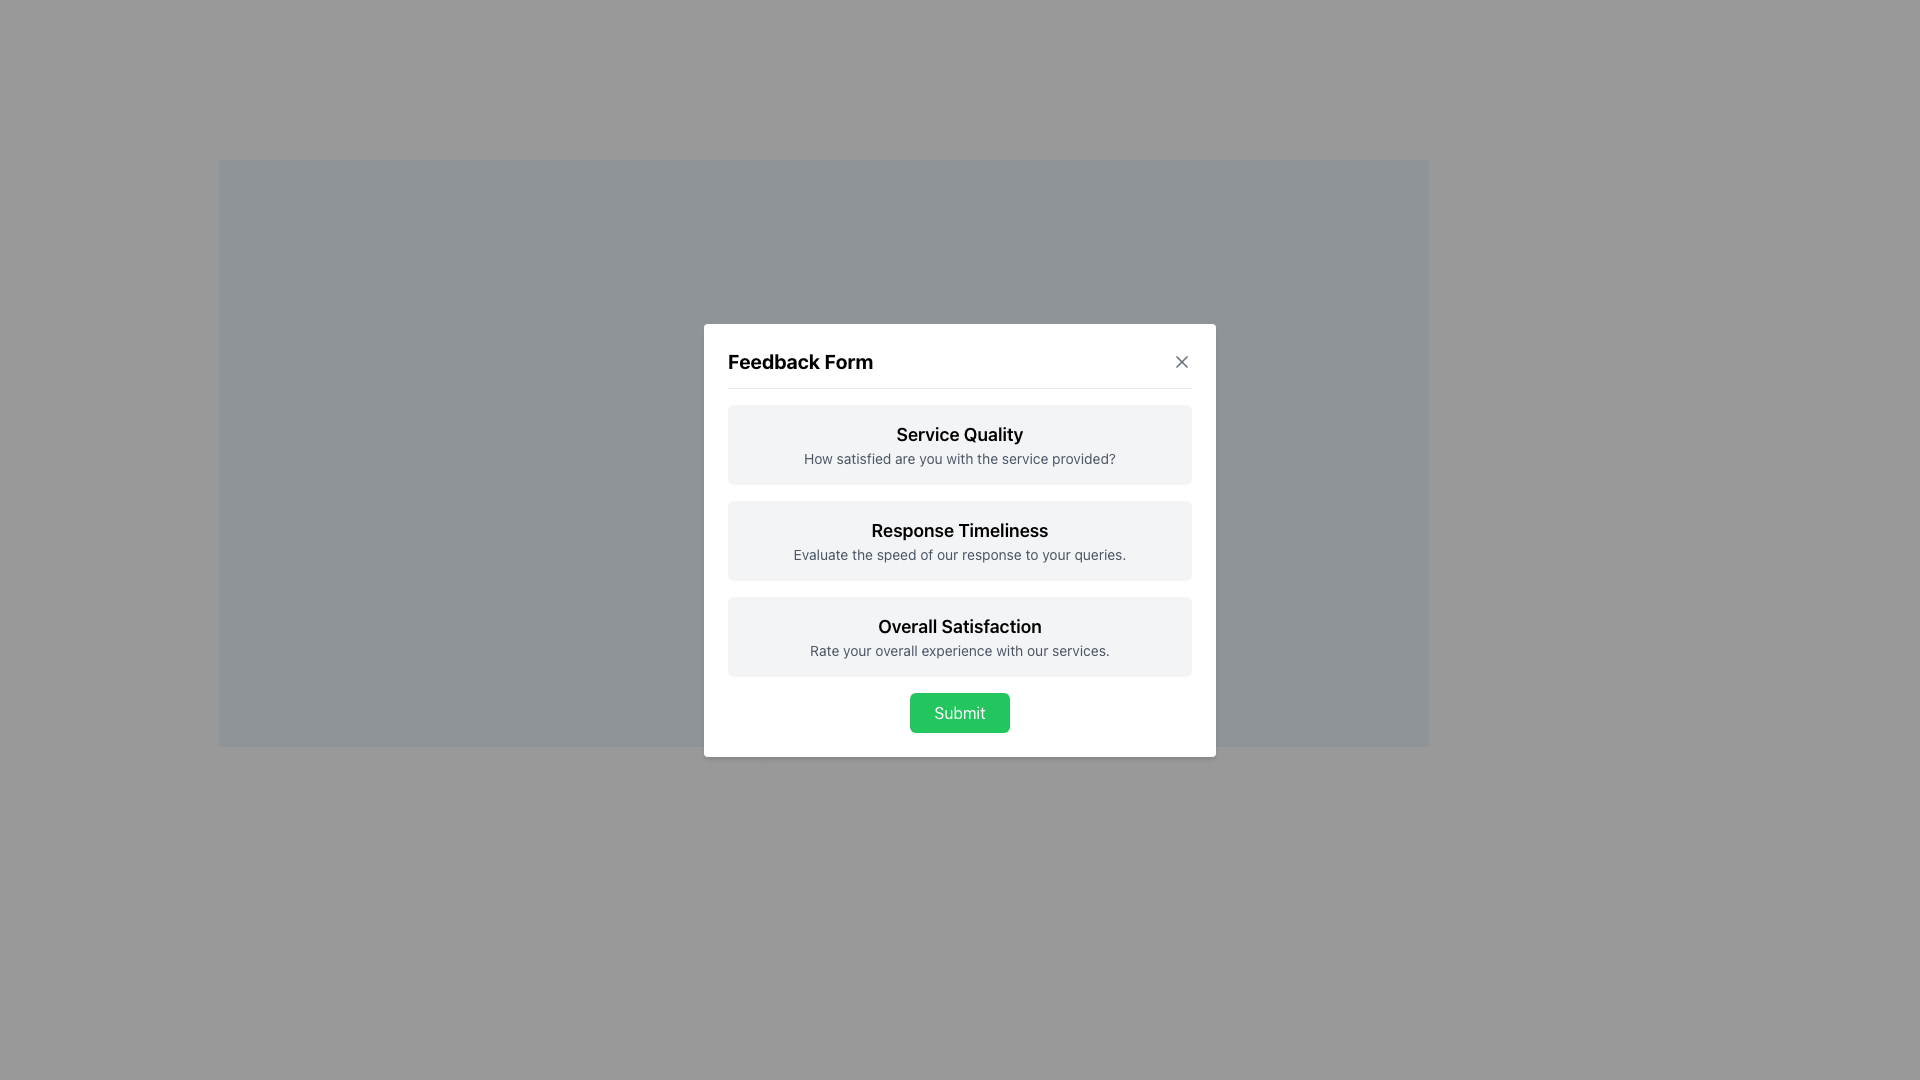  Describe the element at coordinates (960, 624) in the screenshot. I see `the text heading 'Overall Satisfaction' which is centrally positioned within a light gray card and is styled in bold, large font, distinct from surrounding text` at that location.